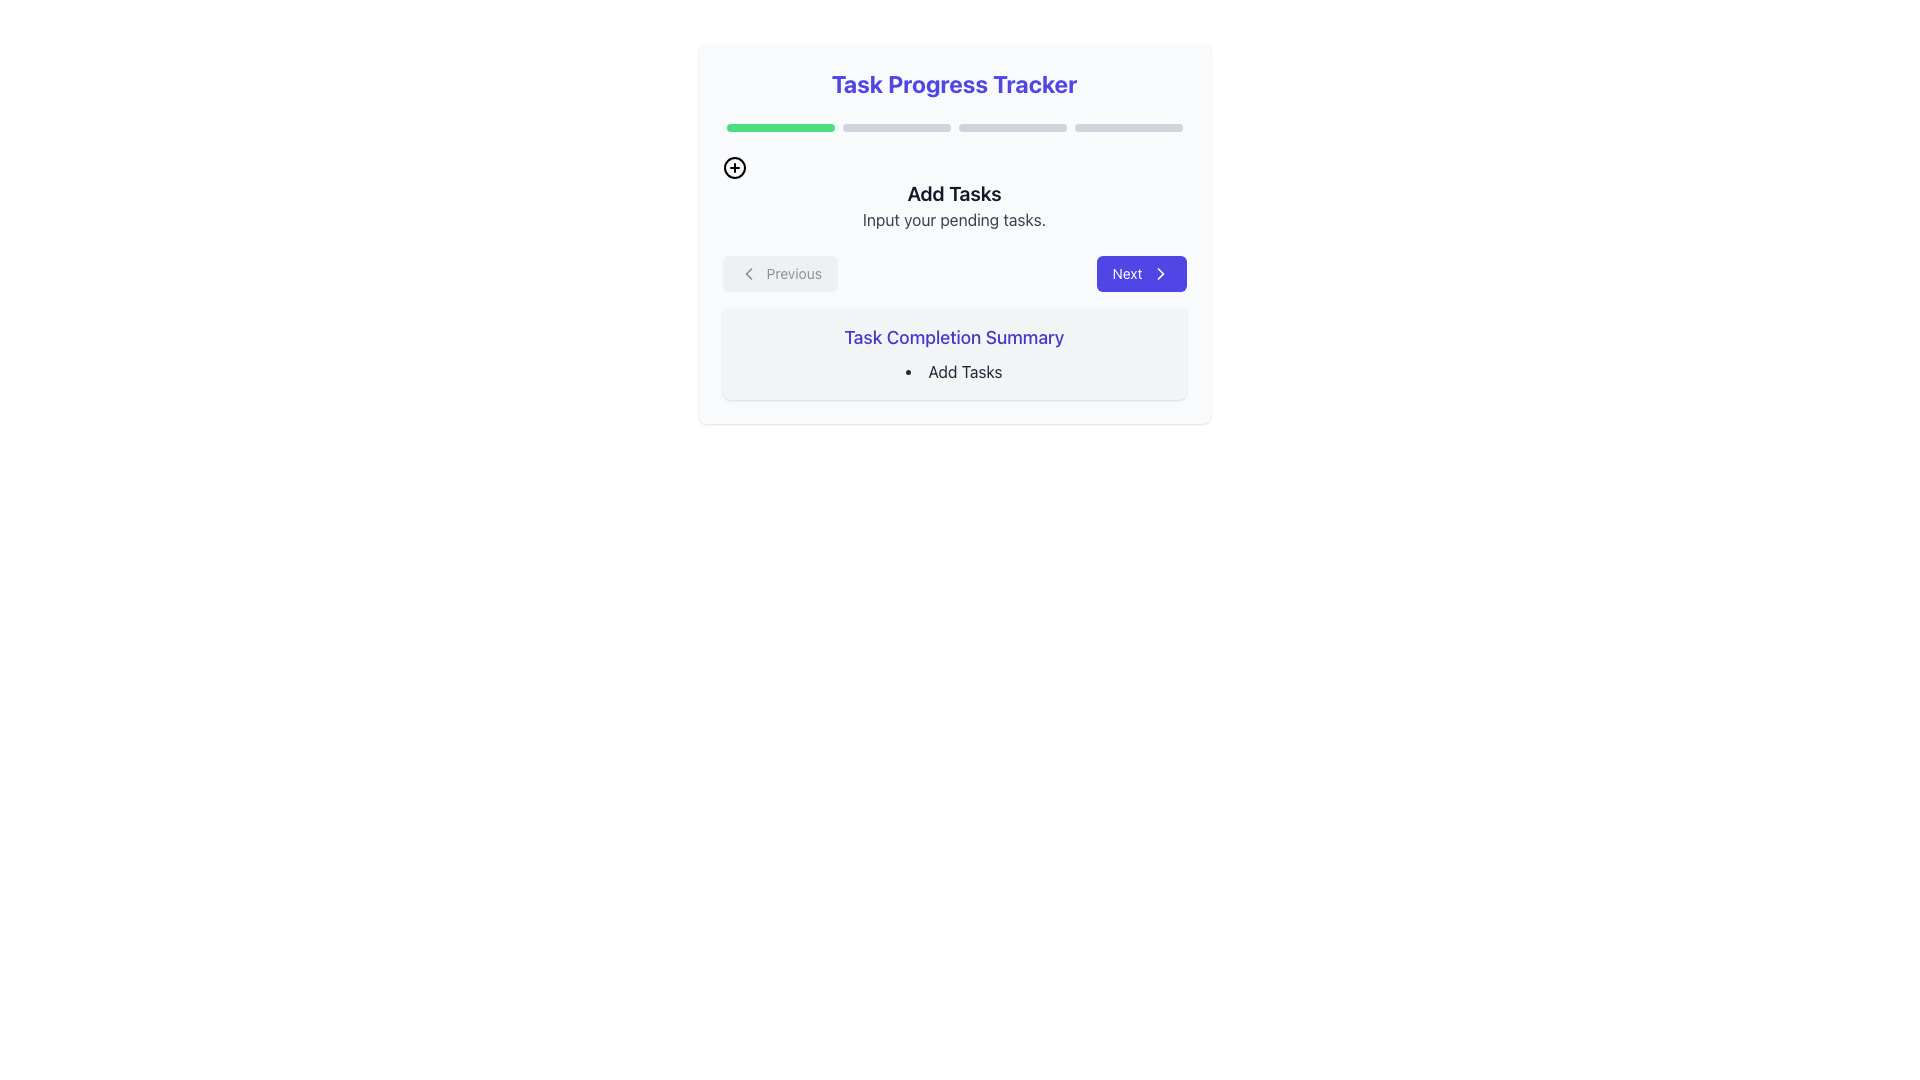  Describe the element at coordinates (953, 273) in the screenshot. I see `the 'Previous' button on the Navigation bar` at that location.